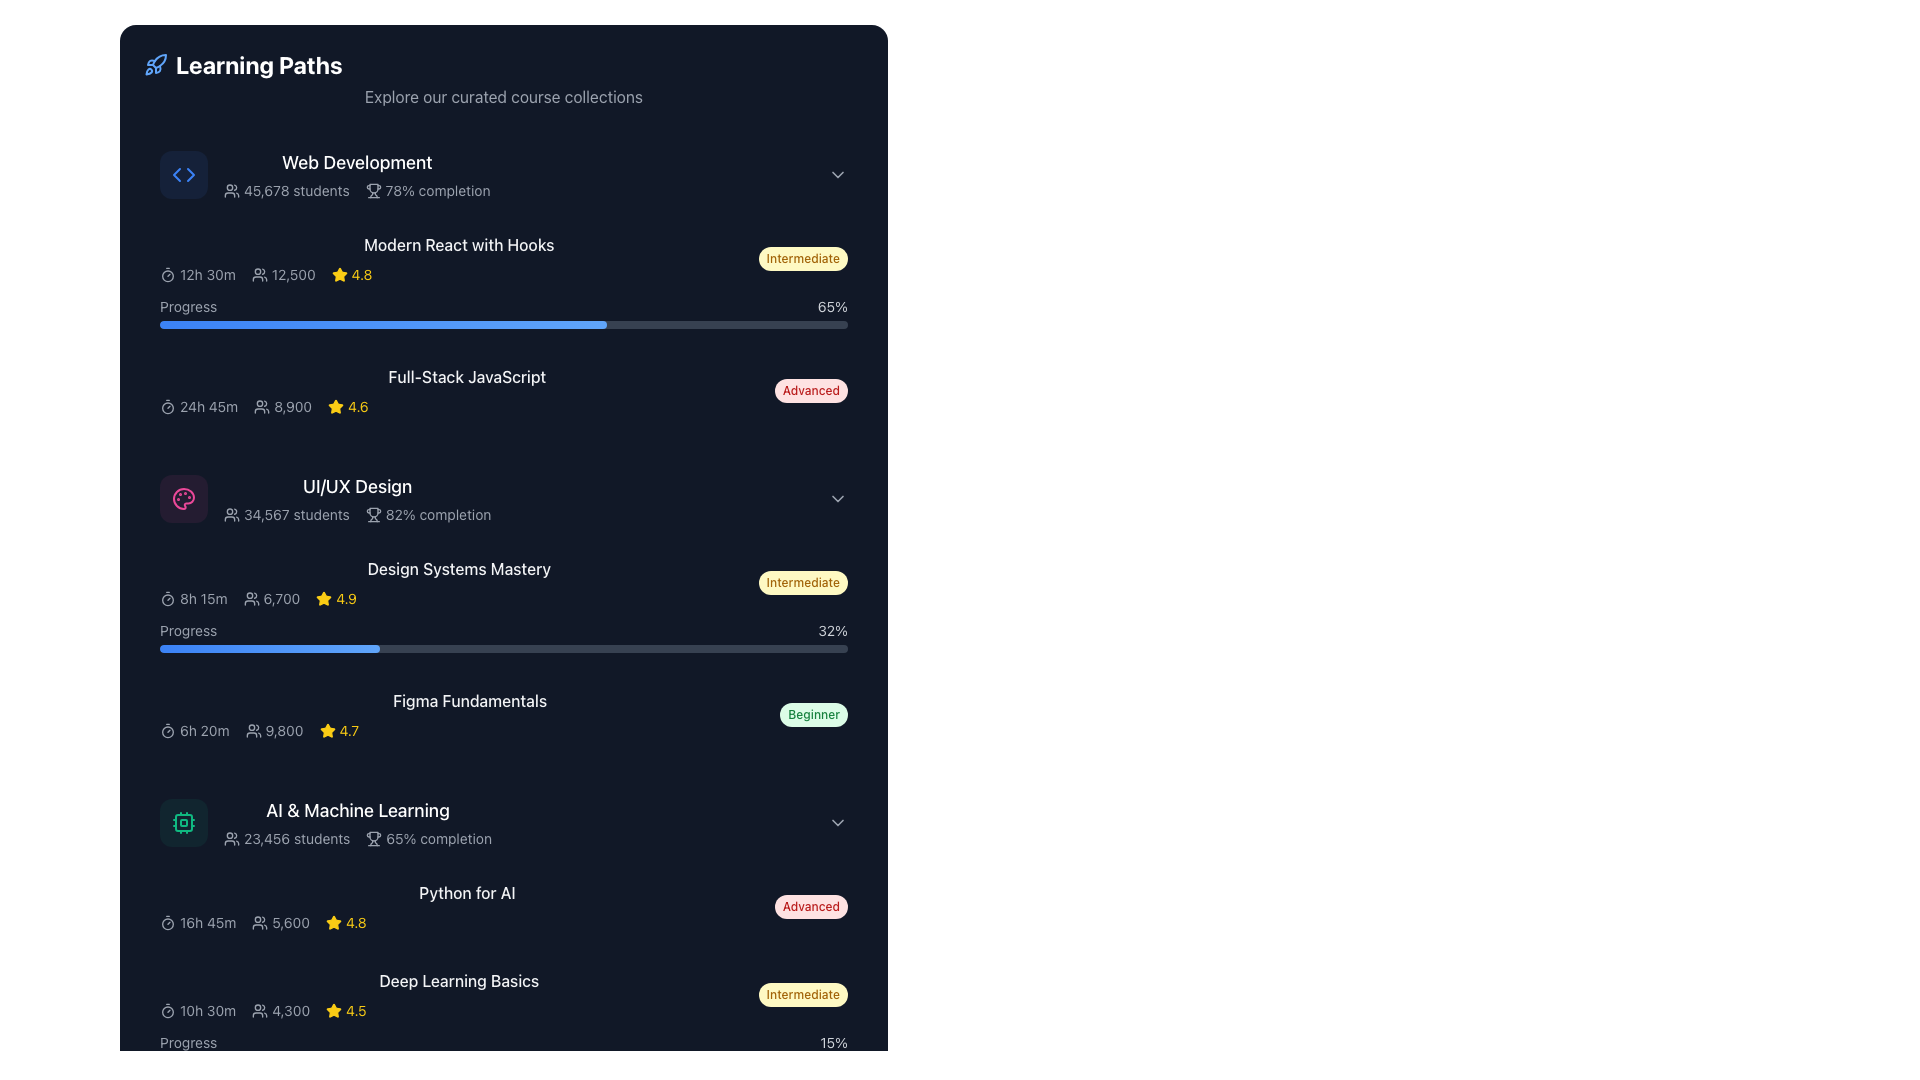 Image resolution: width=1920 pixels, height=1080 pixels. Describe the element at coordinates (458, 244) in the screenshot. I see `the text label displaying 'Modern React with Hooks' which is centrally aligned beneath the 'Web Development' heading in the first course entry section` at that location.